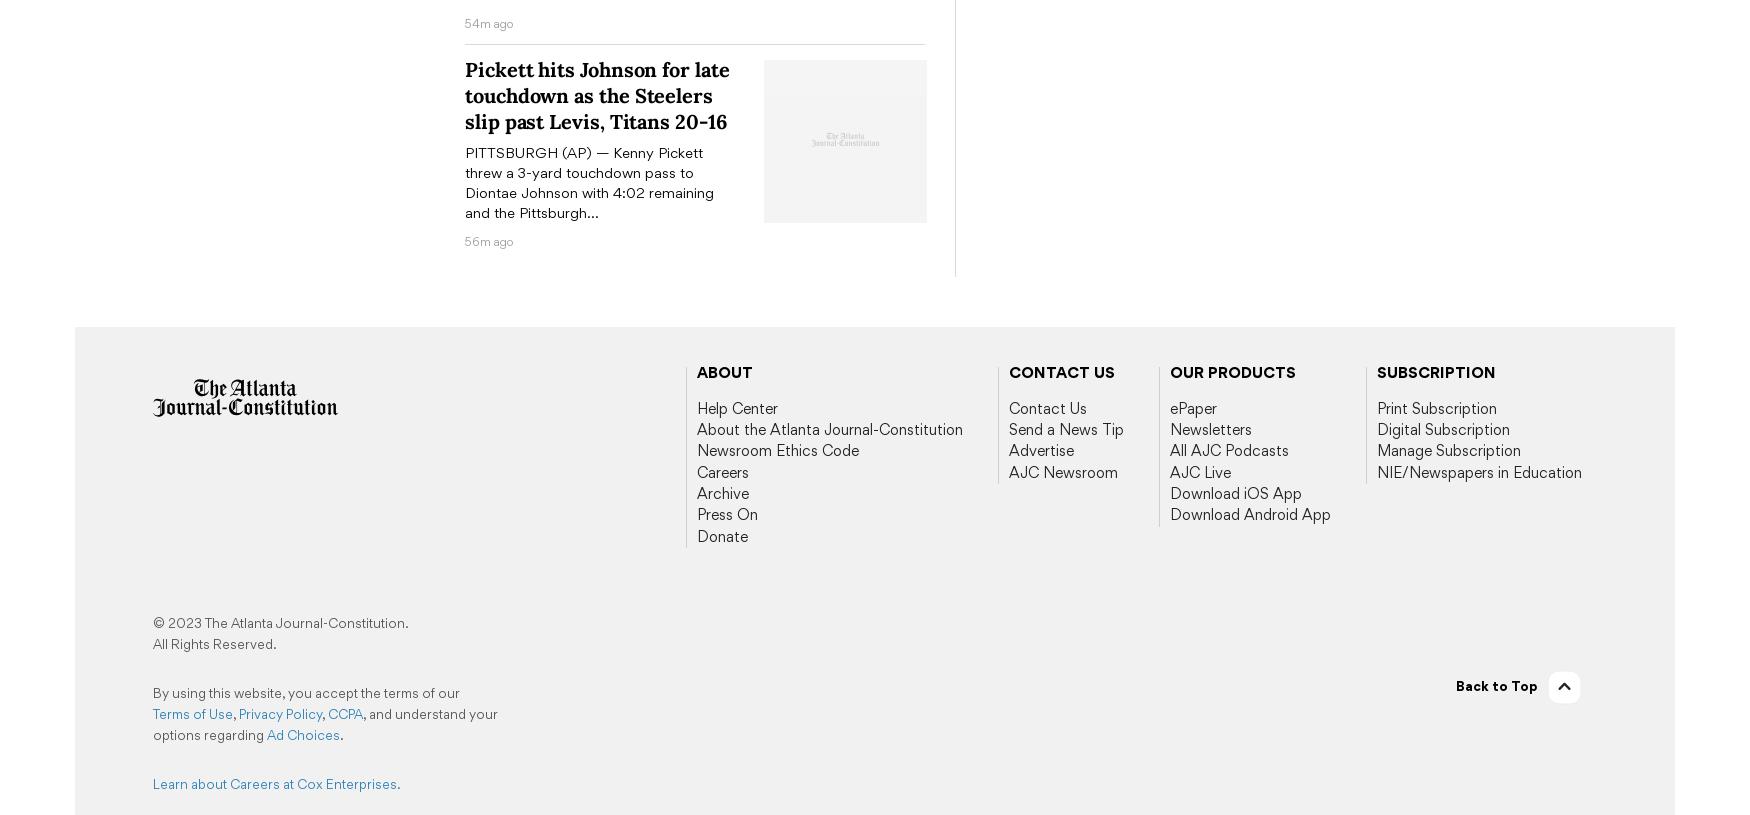  I want to click on '56m ago', so click(488, 240).